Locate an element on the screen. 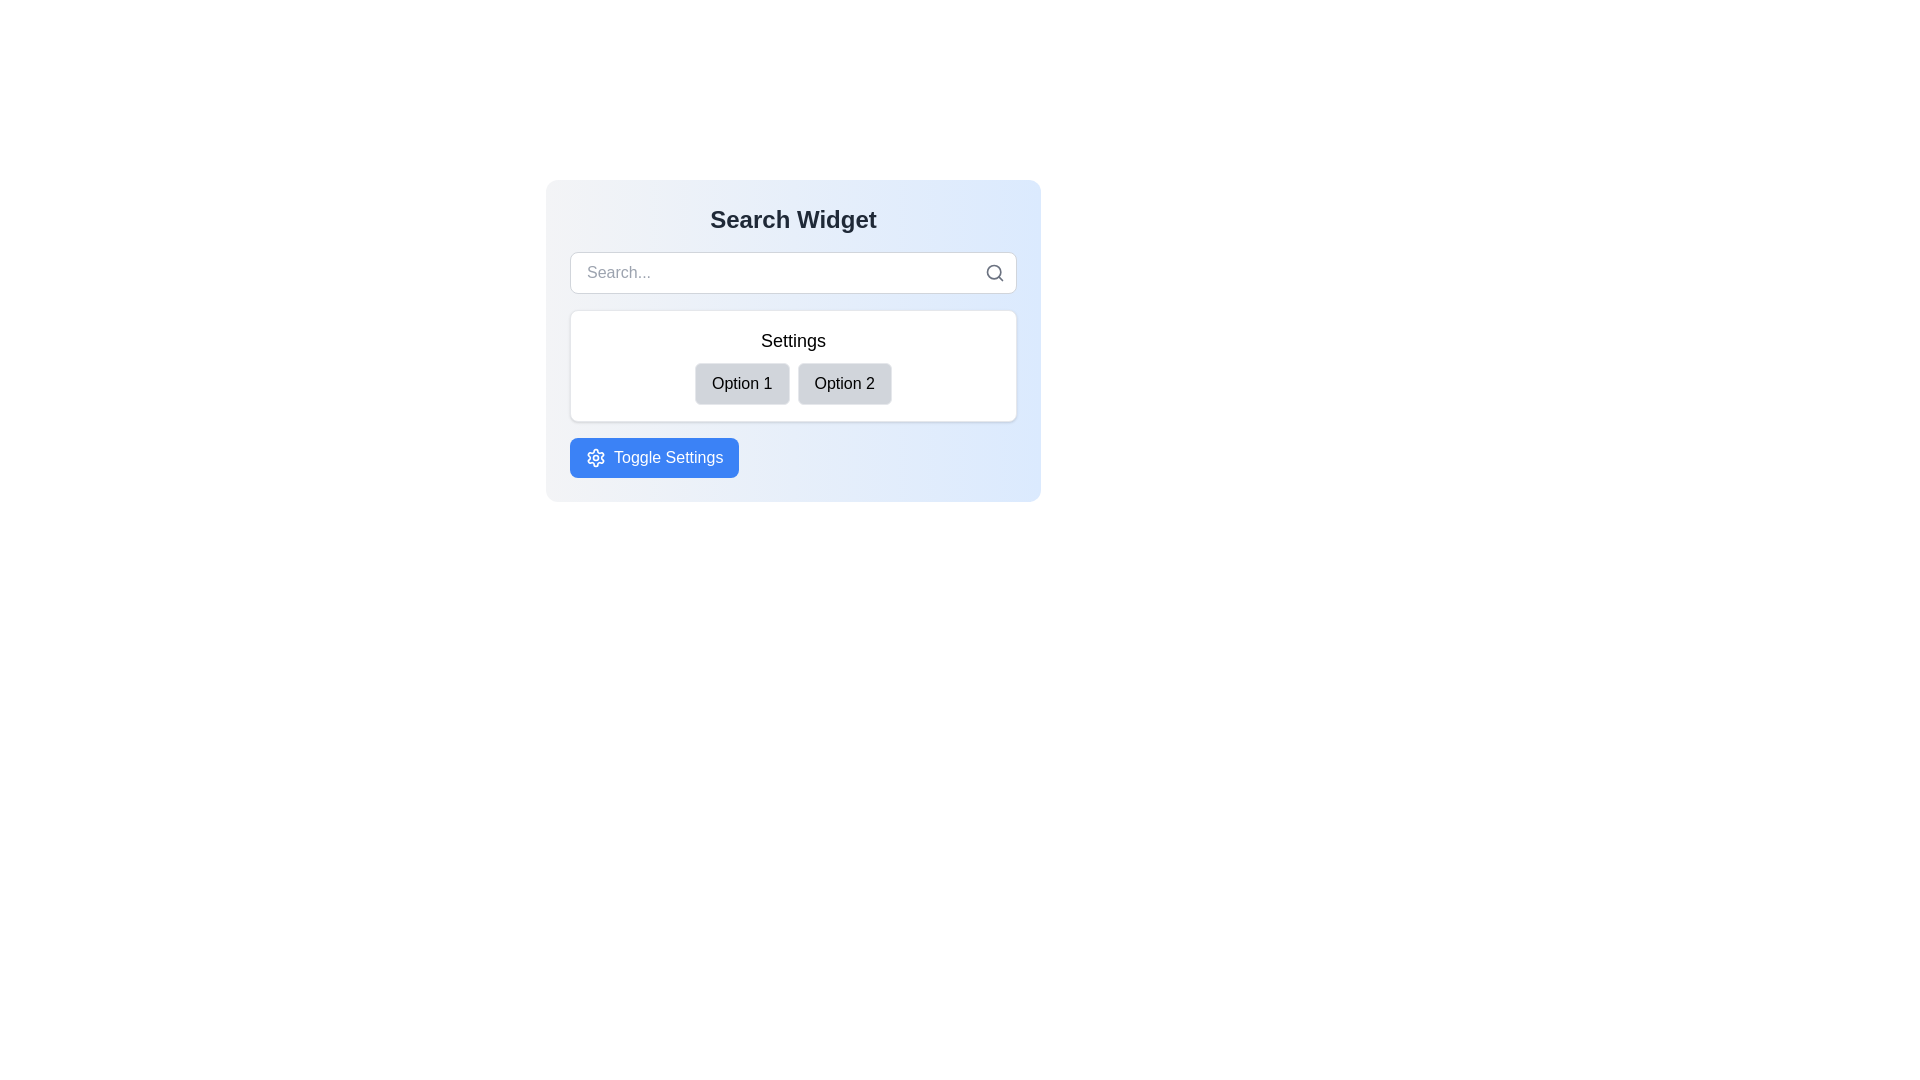 This screenshot has height=1080, width=1920. the cogwheel icon with a blue background that is located to the left of the text 'Toggle Settings' within a rectangular button in the bottom-left portion of the card layout is located at coordinates (594, 458).